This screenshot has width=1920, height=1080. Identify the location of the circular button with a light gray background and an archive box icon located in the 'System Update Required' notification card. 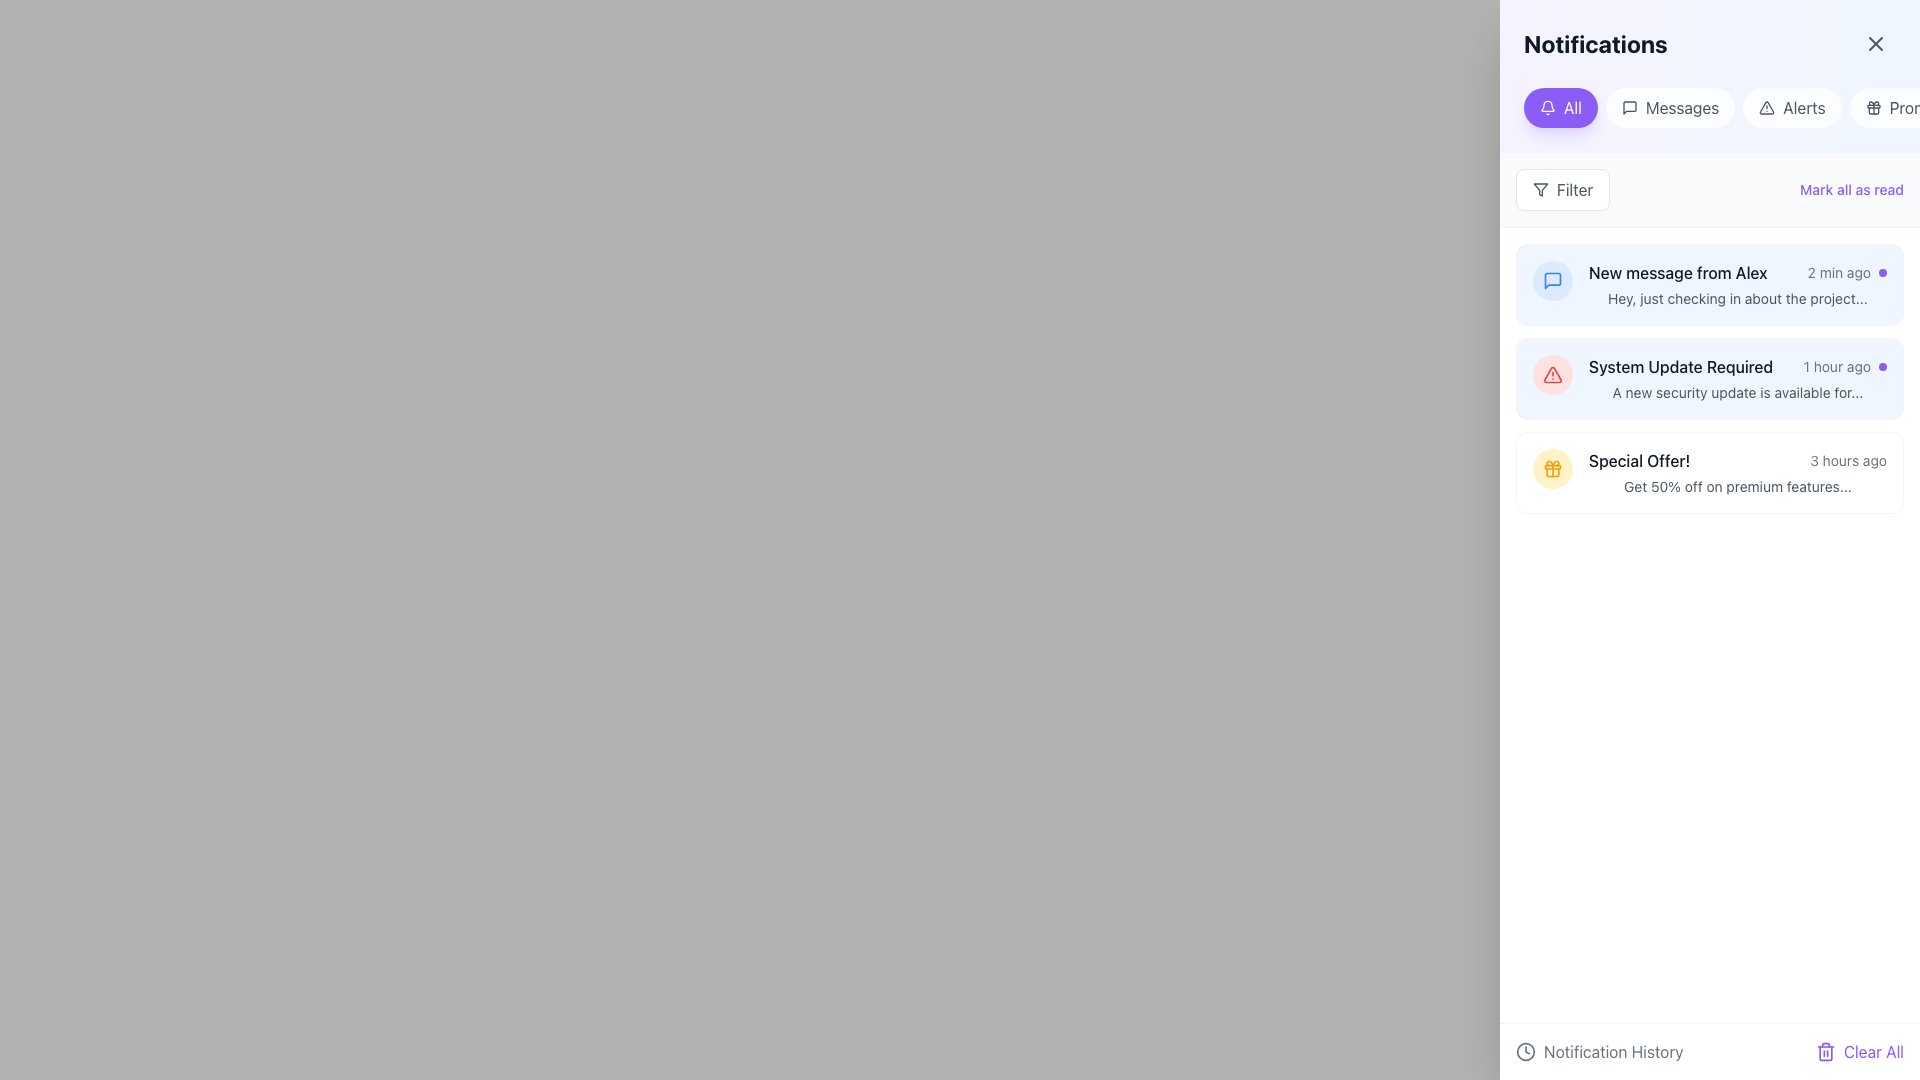
(1790, 378).